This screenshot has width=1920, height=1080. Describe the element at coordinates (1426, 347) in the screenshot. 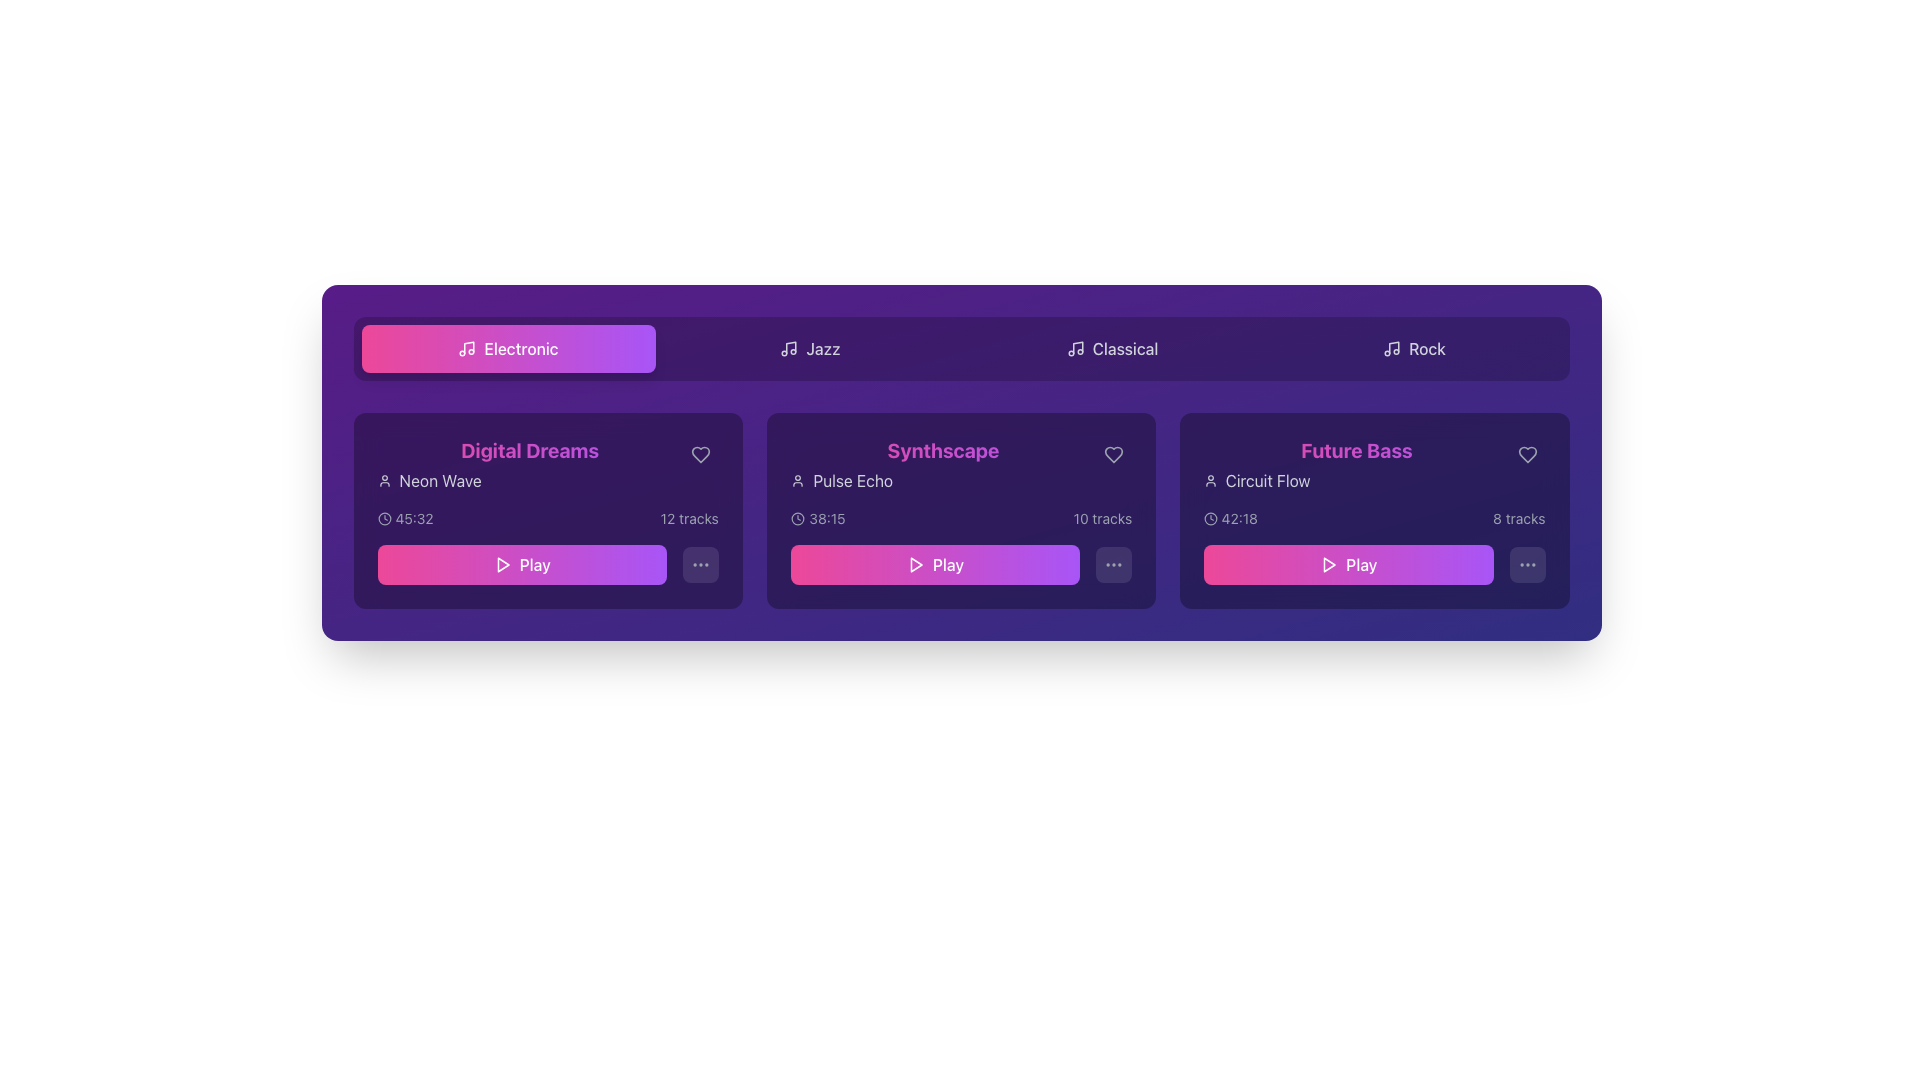

I see `the text-based button labeled 'Rock', which is displayed in white sans-serif font next to a musical note icon on a purple background` at that location.